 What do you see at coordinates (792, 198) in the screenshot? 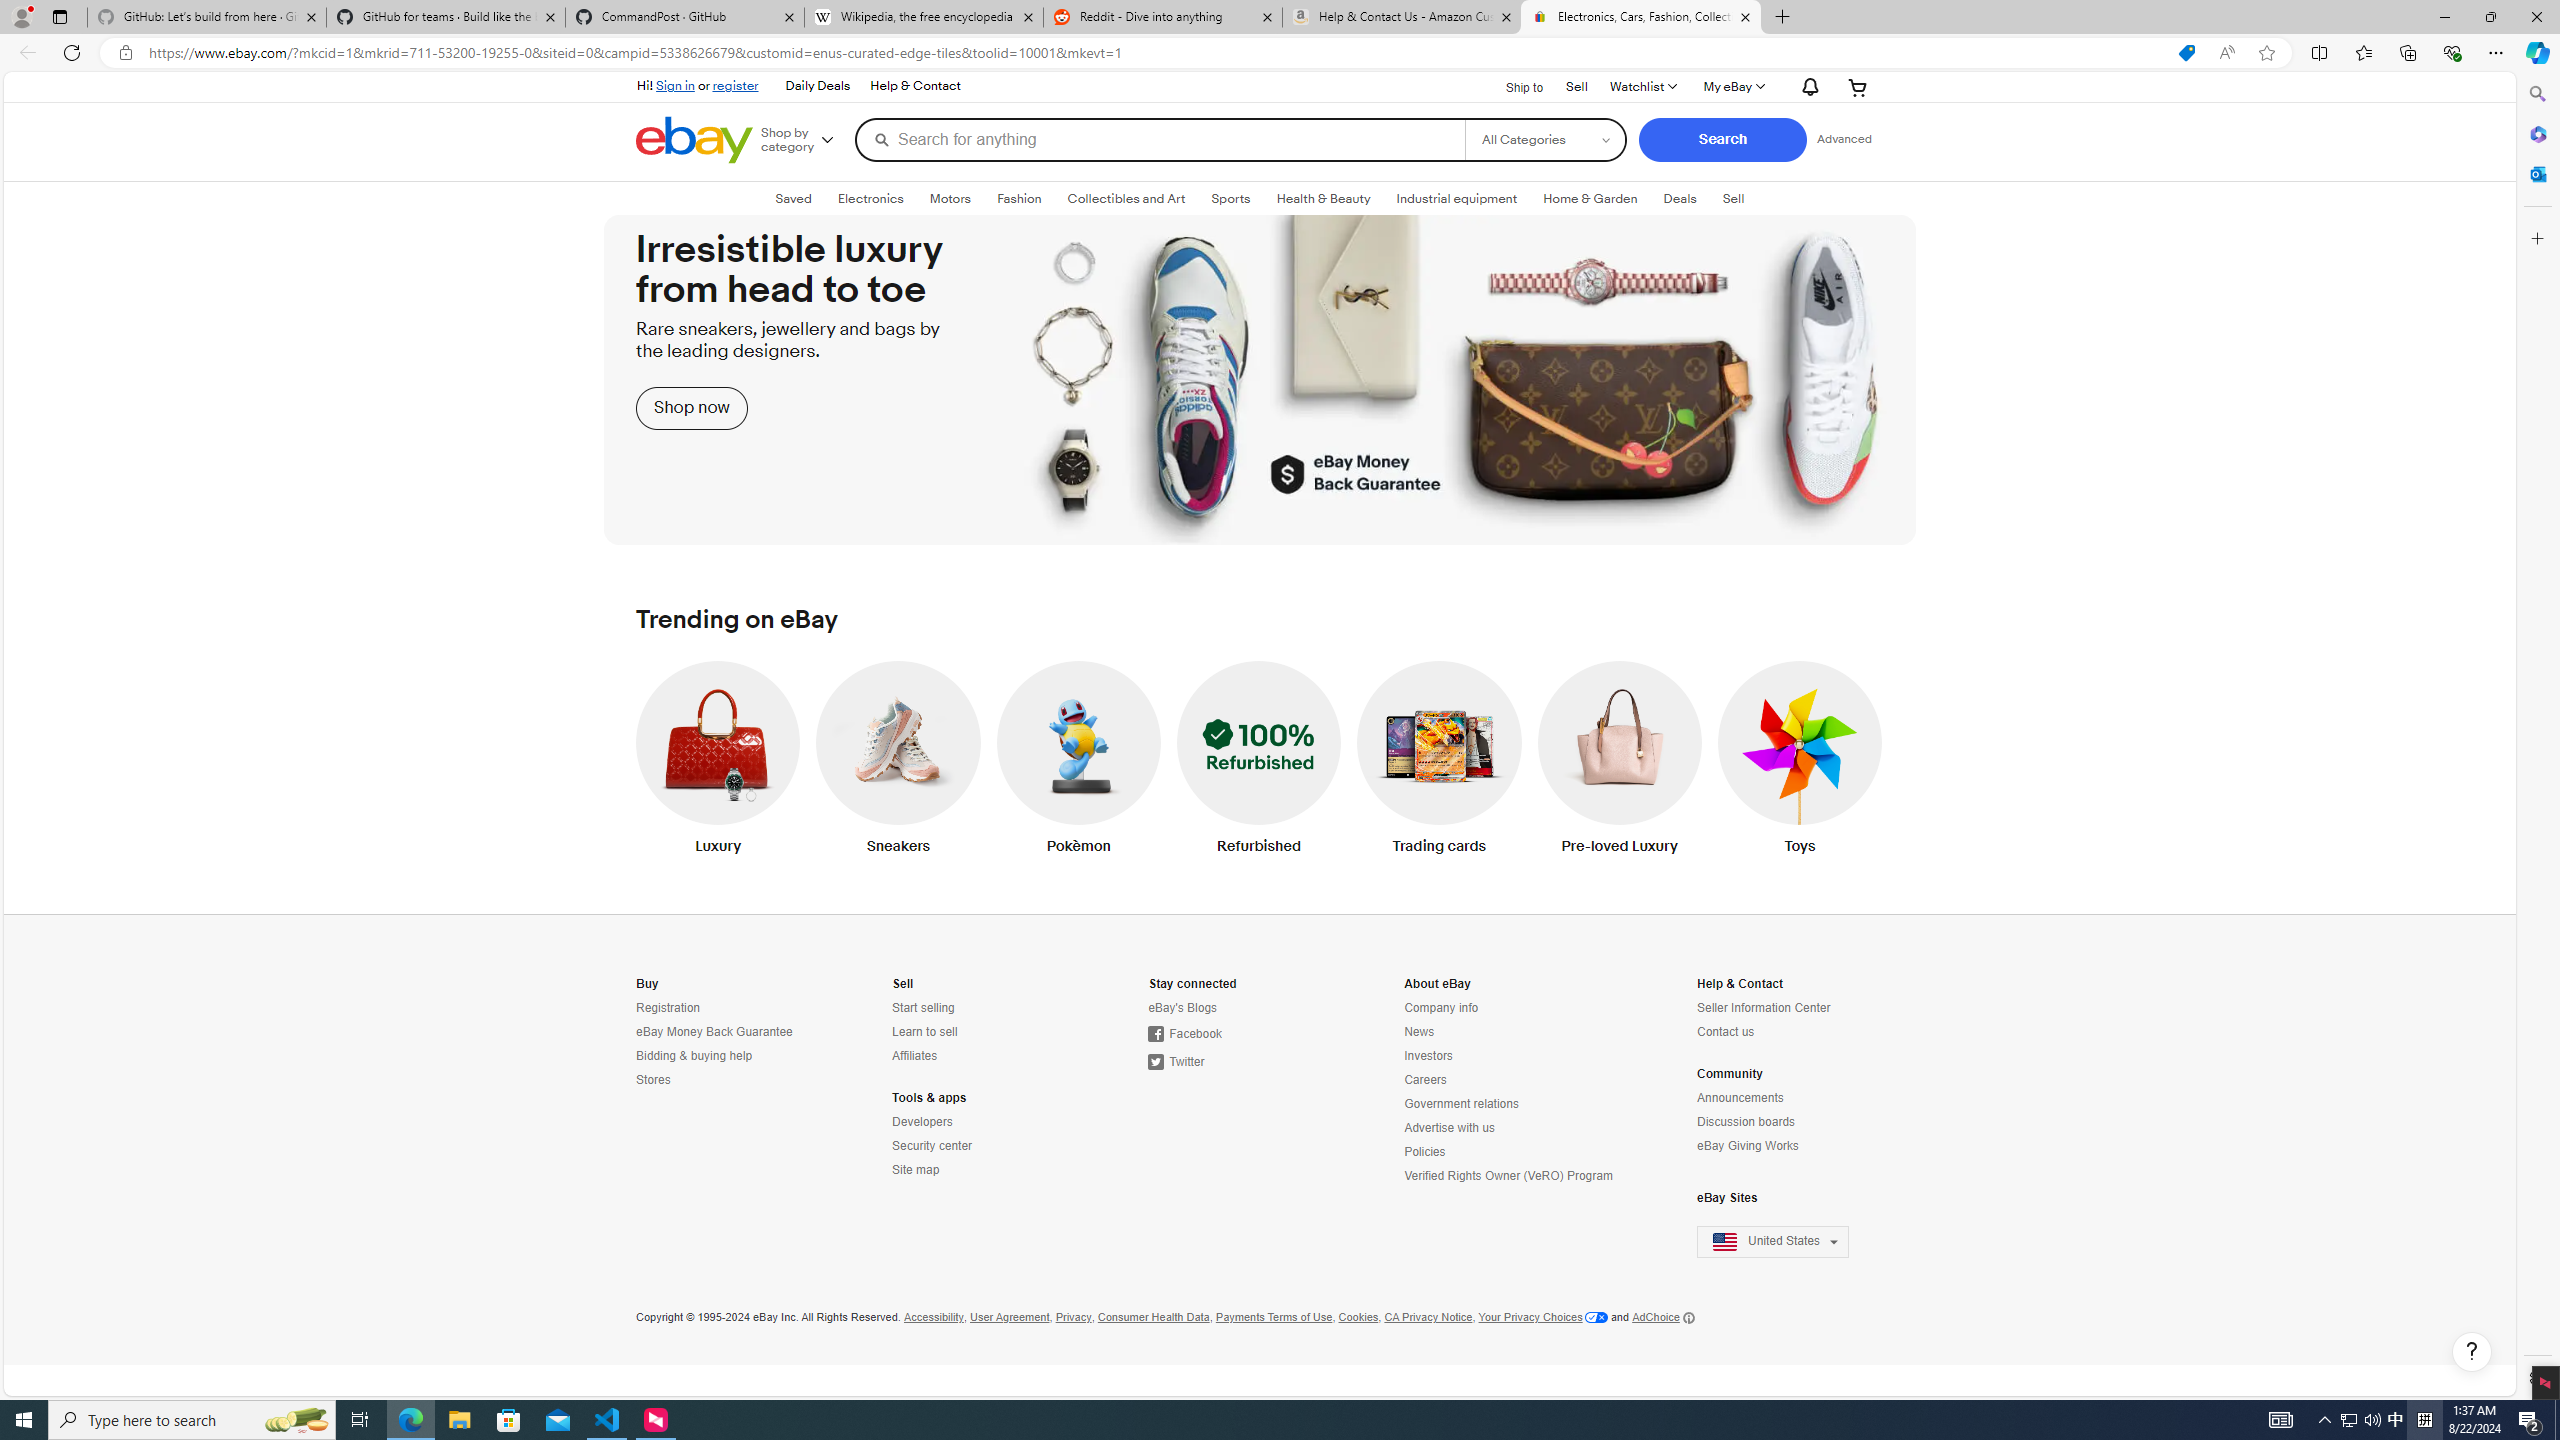
I see `'Saved'` at bounding box center [792, 198].